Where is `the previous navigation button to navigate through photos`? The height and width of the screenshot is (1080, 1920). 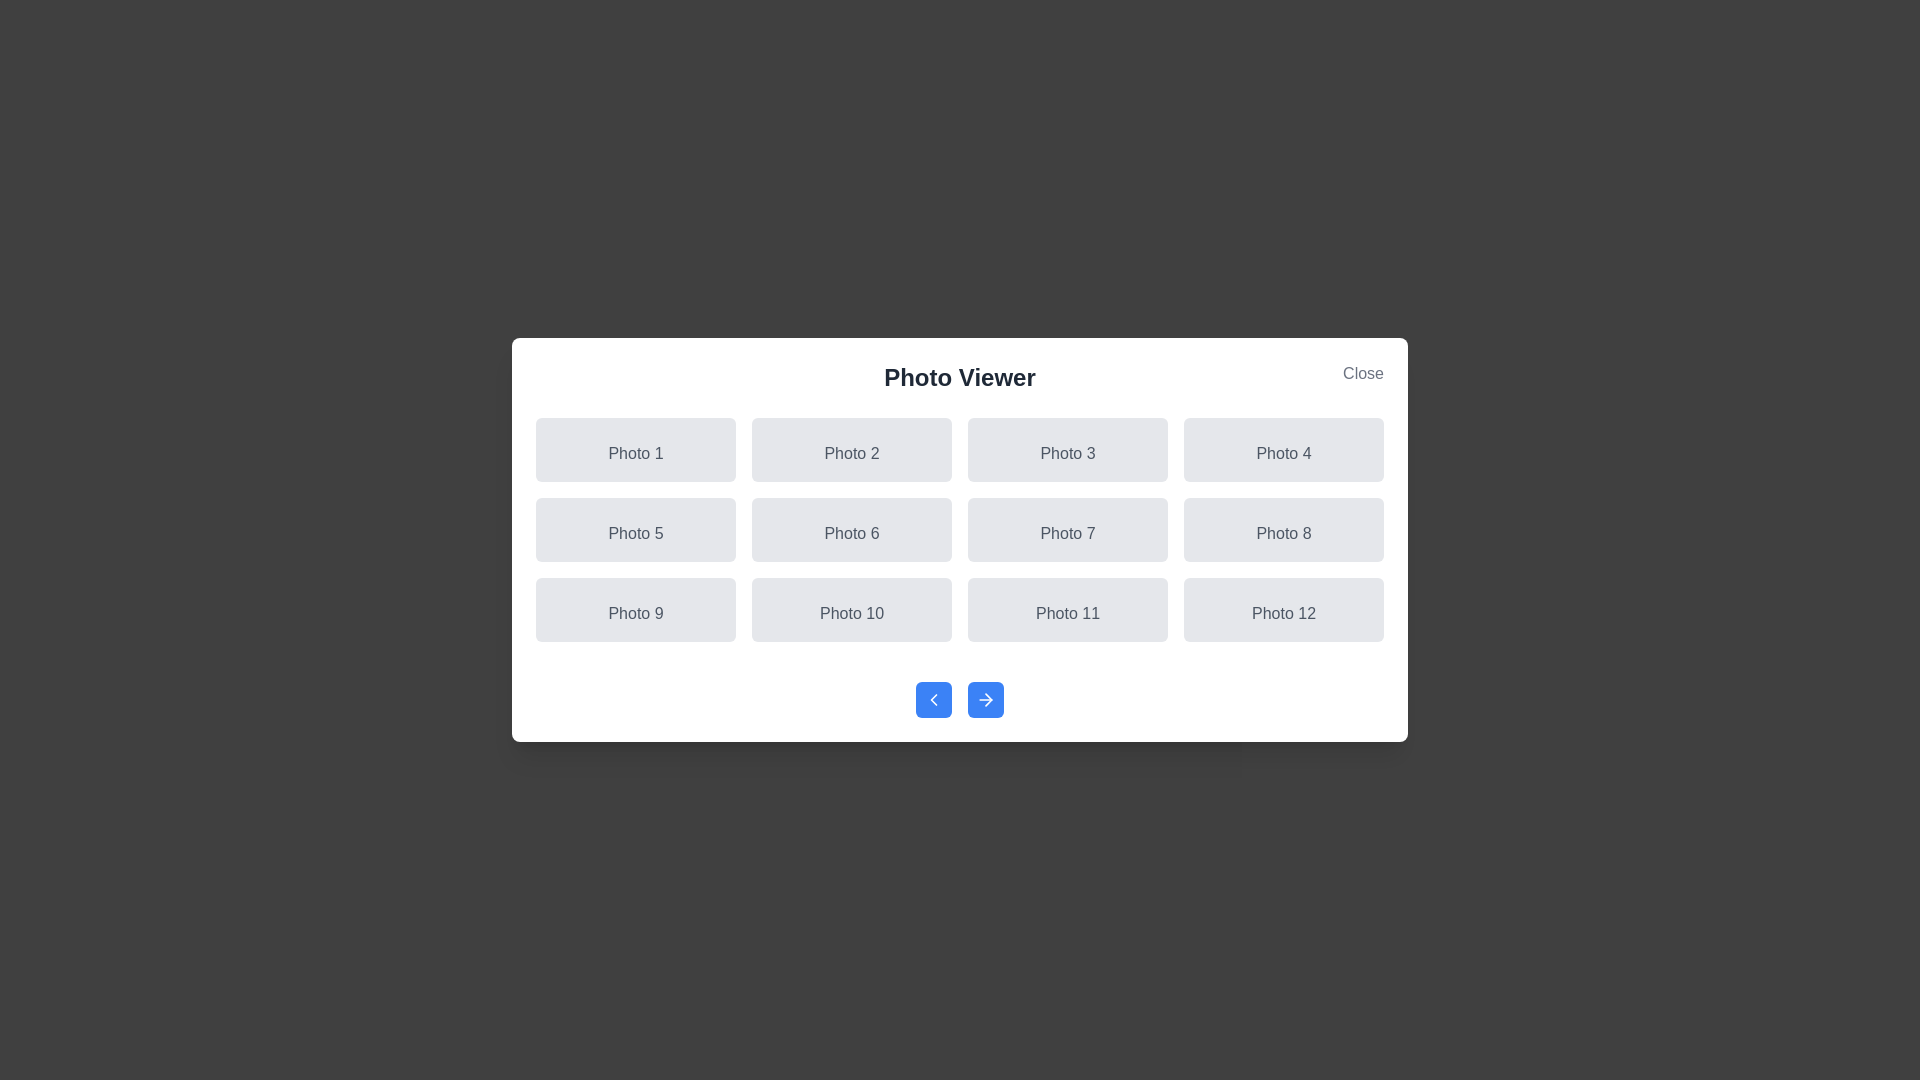 the previous navigation button to navigate through photos is located at coordinates (933, 698).